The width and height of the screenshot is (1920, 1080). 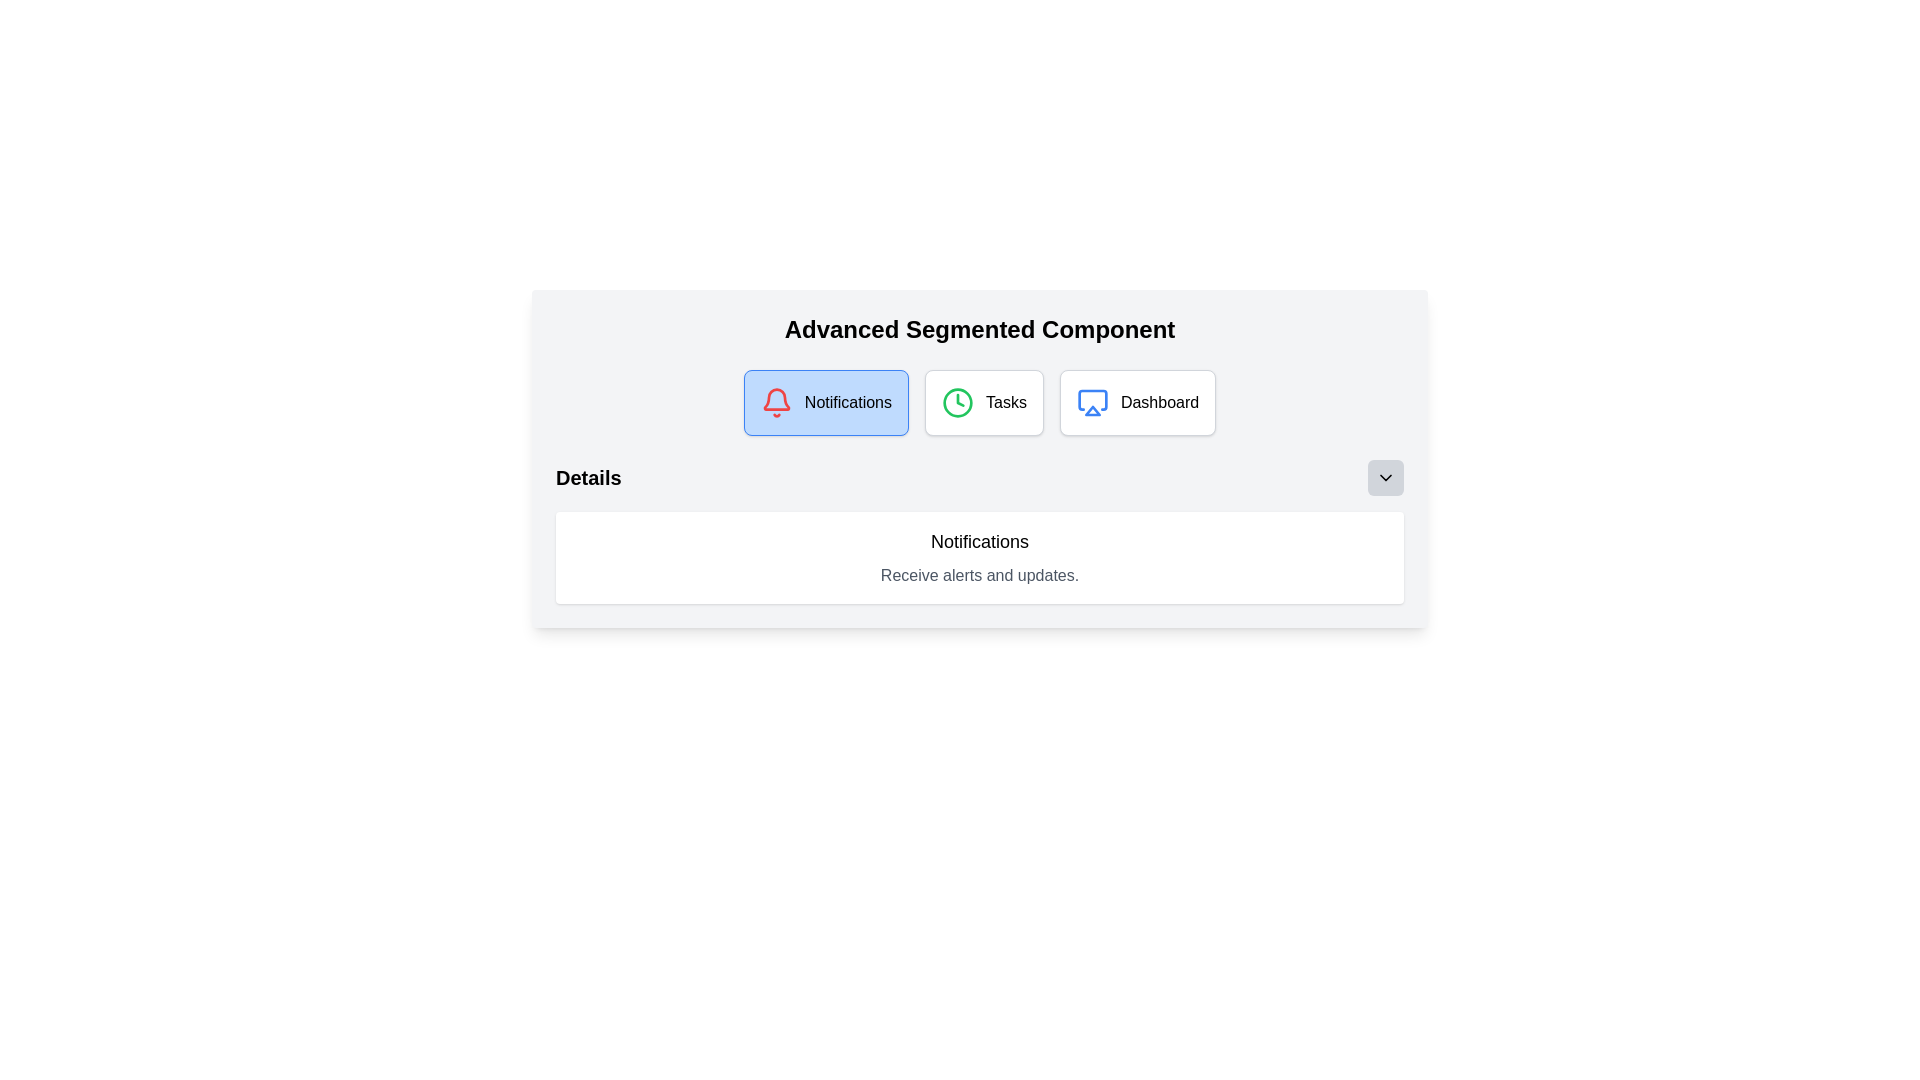 I want to click on the Dashboard button, which is the third button in a horizontal group of buttons labeled 'Notifications', 'Tasks', and 'Dashboard', so click(x=1137, y=402).